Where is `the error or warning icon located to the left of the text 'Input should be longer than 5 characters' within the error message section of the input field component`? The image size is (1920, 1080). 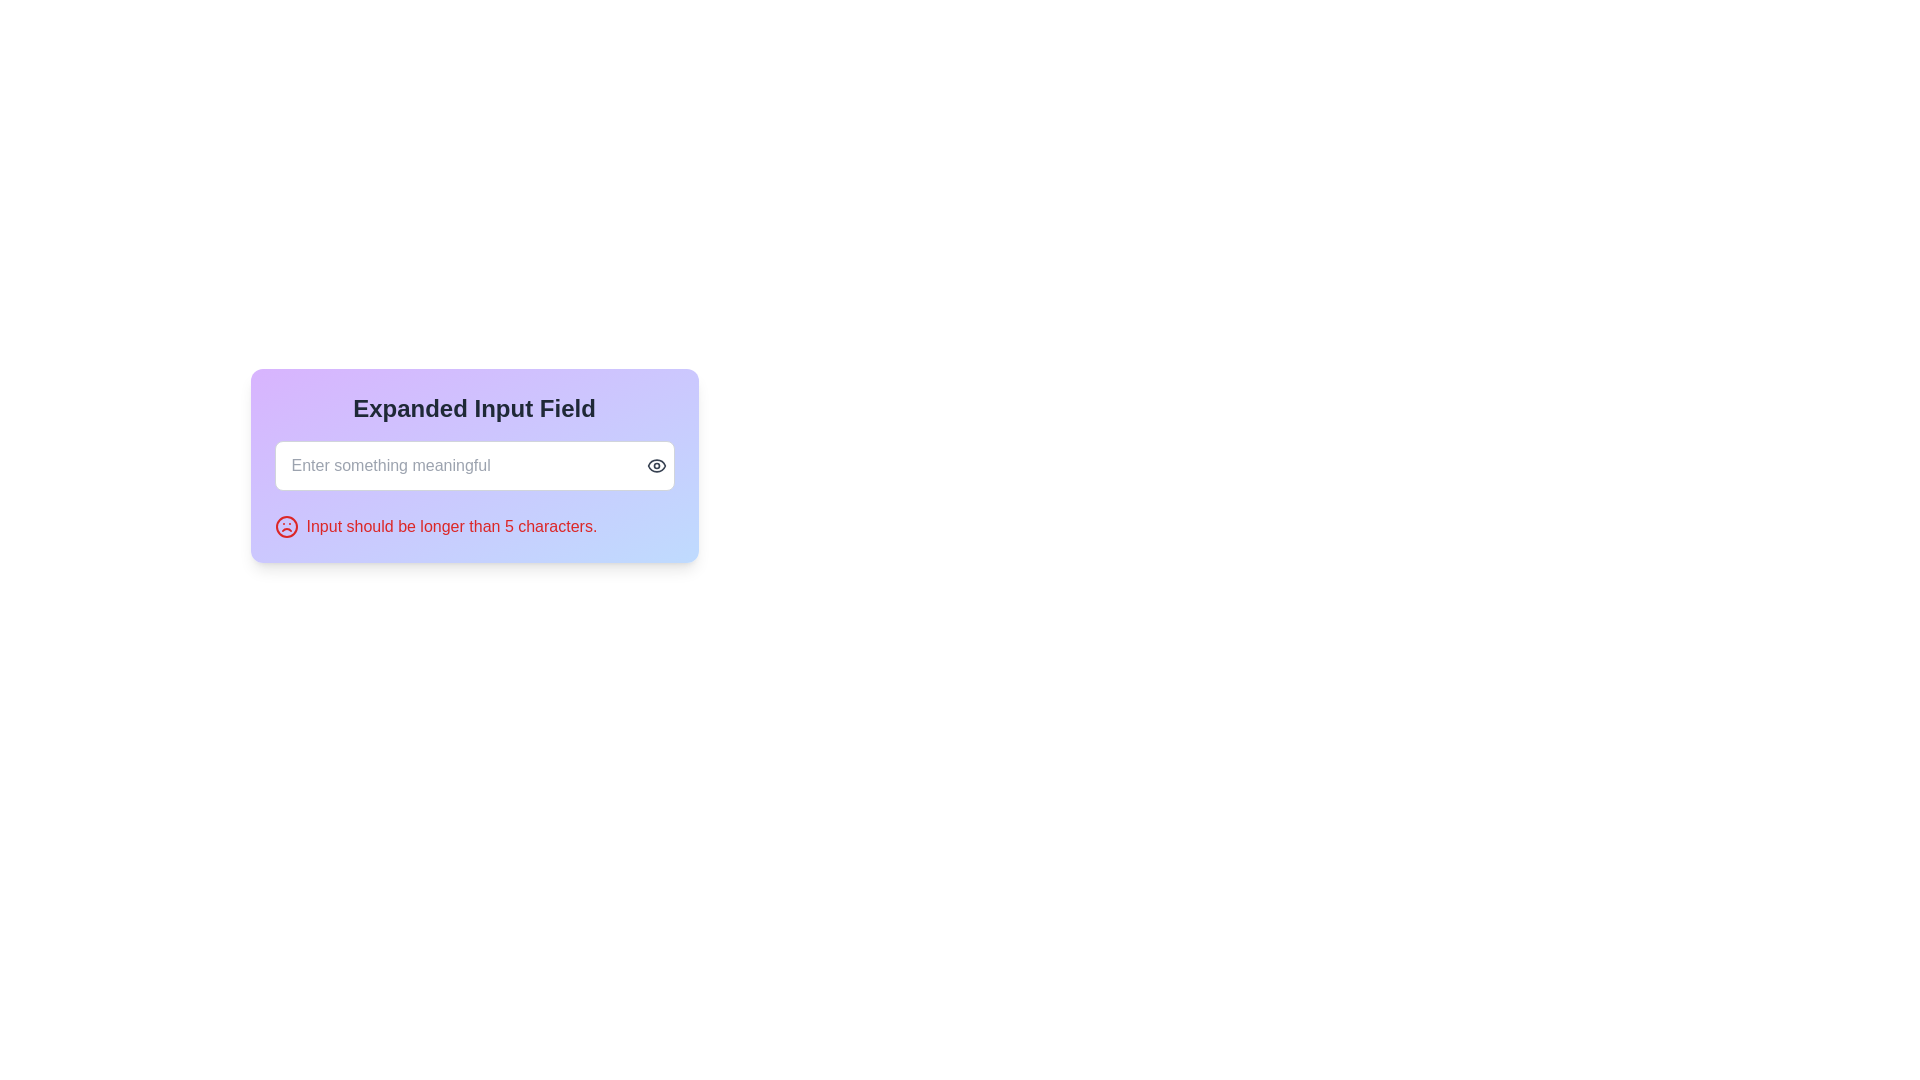
the error or warning icon located to the left of the text 'Input should be longer than 5 characters' within the error message section of the input field component is located at coordinates (285, 526).